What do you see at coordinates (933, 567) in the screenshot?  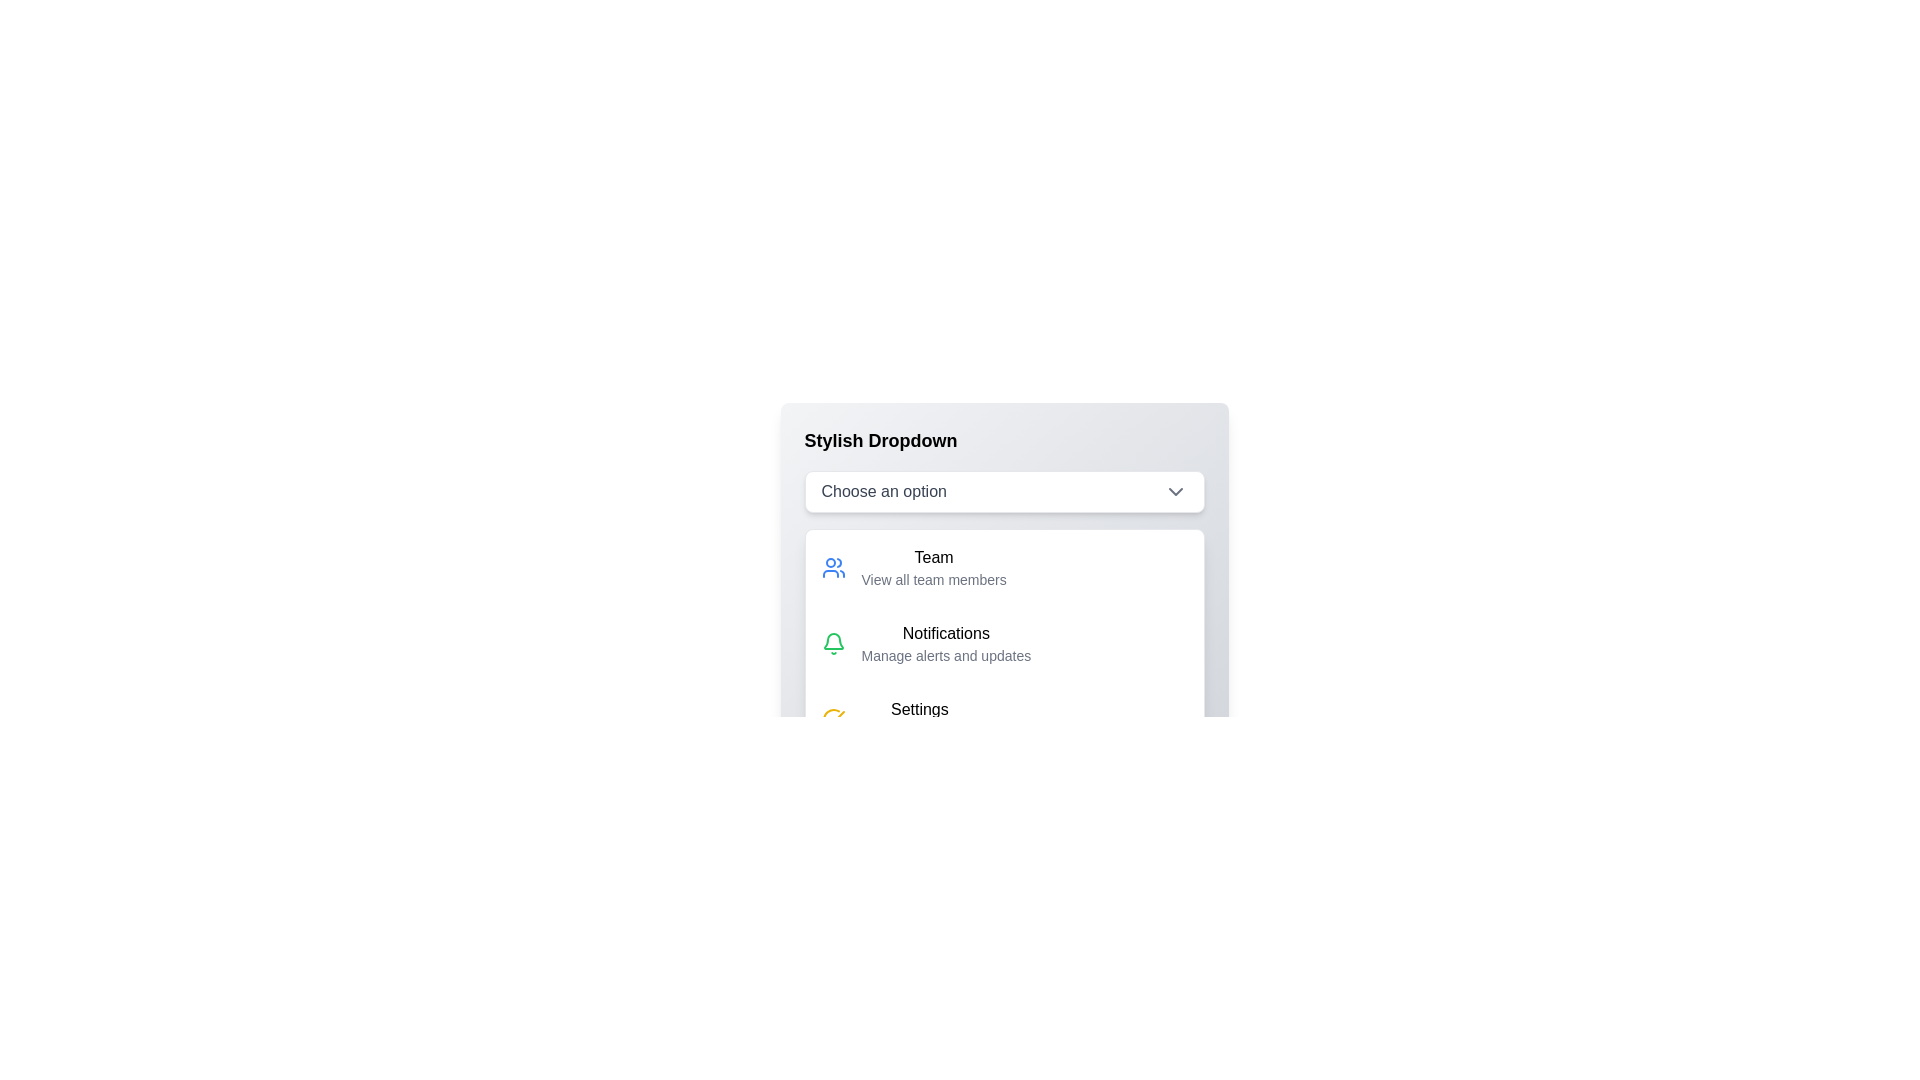 I see `the 'Team' menu item in the 'Stylish Dropdown'` at bounding box center [933, 567].